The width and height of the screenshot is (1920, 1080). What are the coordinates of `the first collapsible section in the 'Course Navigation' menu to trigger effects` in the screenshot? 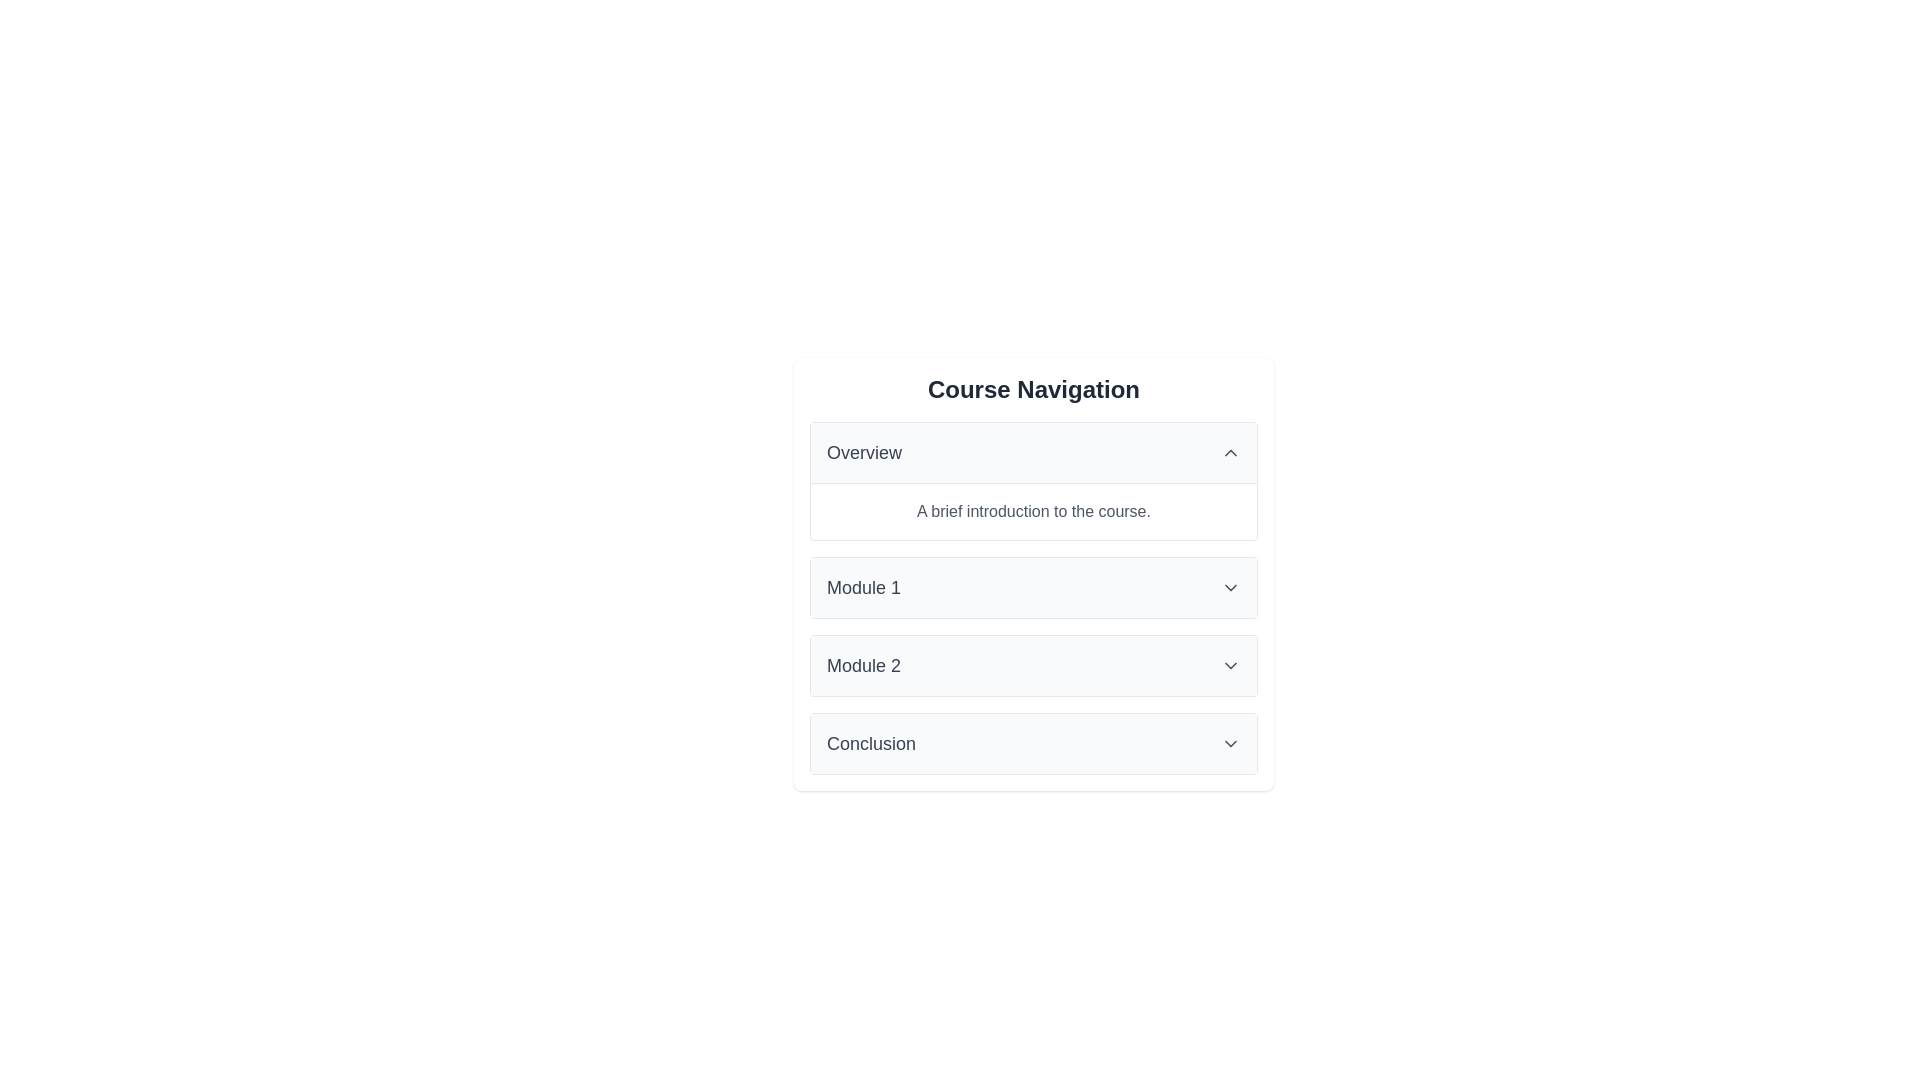 It's located at (1033, 481).